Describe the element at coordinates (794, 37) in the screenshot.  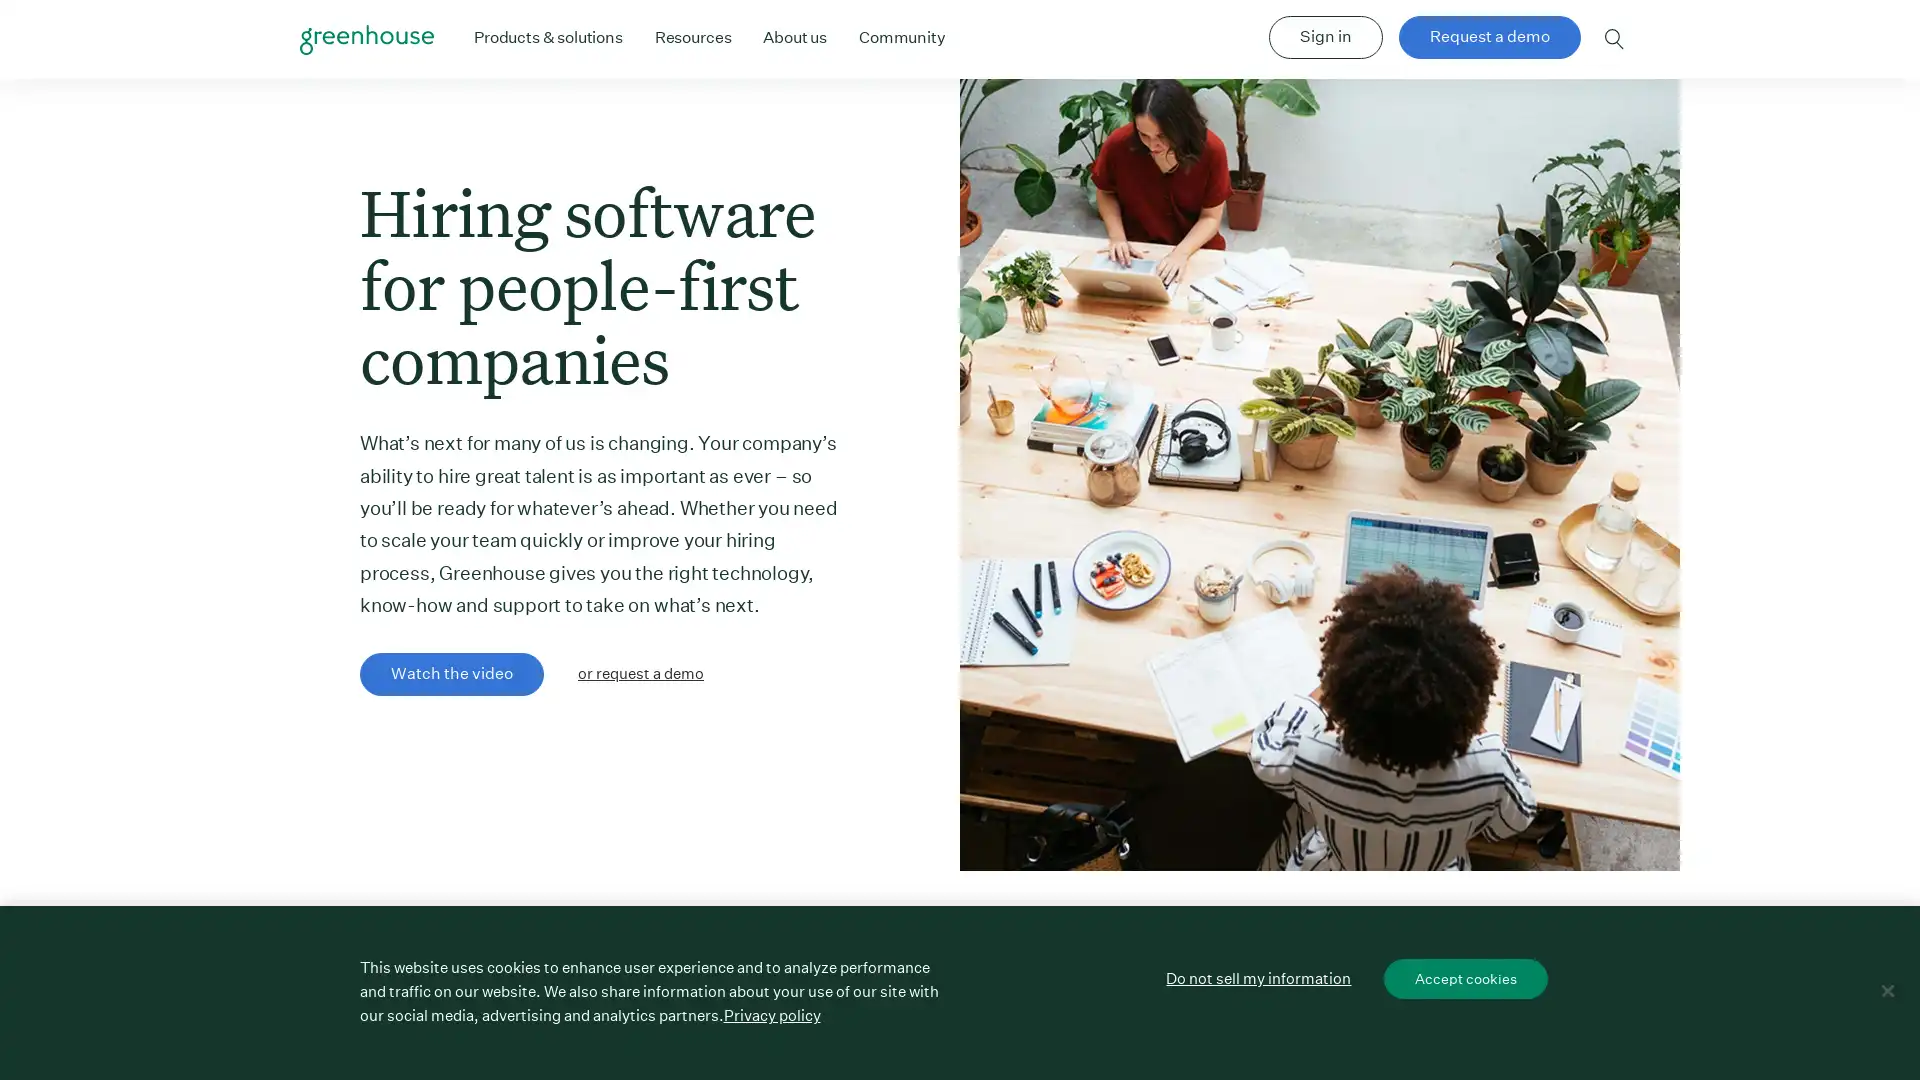
I see `Open menu for About us` at that location.